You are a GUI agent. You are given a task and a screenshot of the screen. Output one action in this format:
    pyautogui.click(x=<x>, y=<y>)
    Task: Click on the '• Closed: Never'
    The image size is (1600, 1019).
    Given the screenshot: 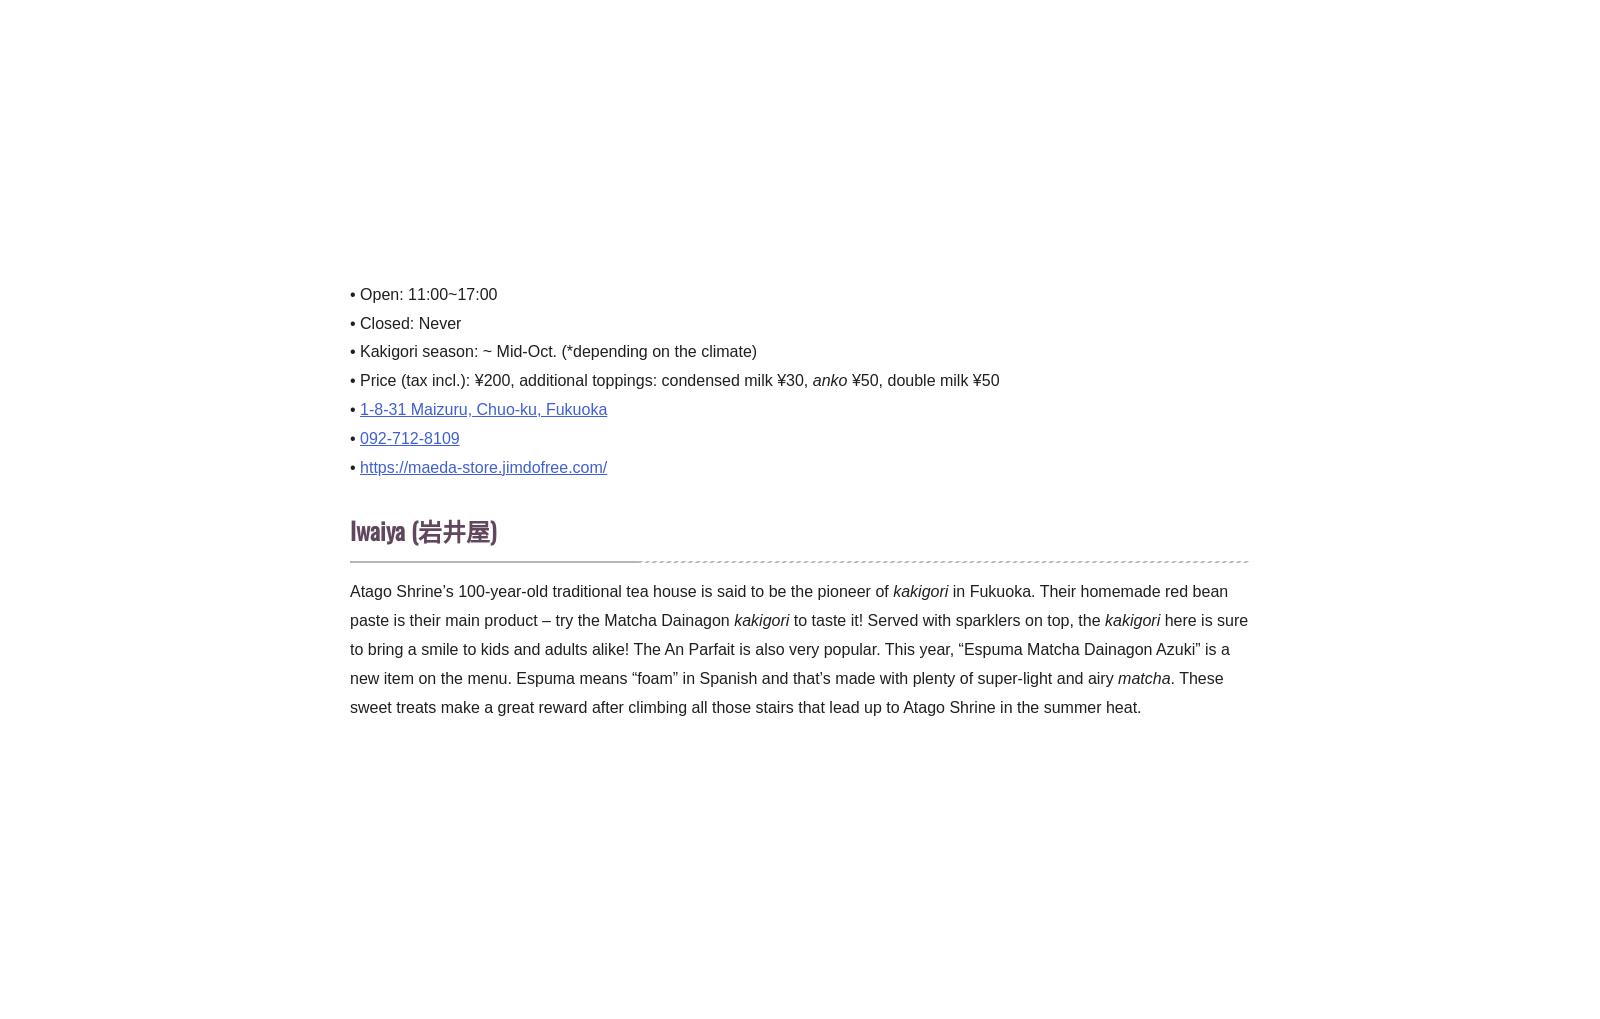 What is the action you would take?
    pyautogui.click(x=404, y=321)
    